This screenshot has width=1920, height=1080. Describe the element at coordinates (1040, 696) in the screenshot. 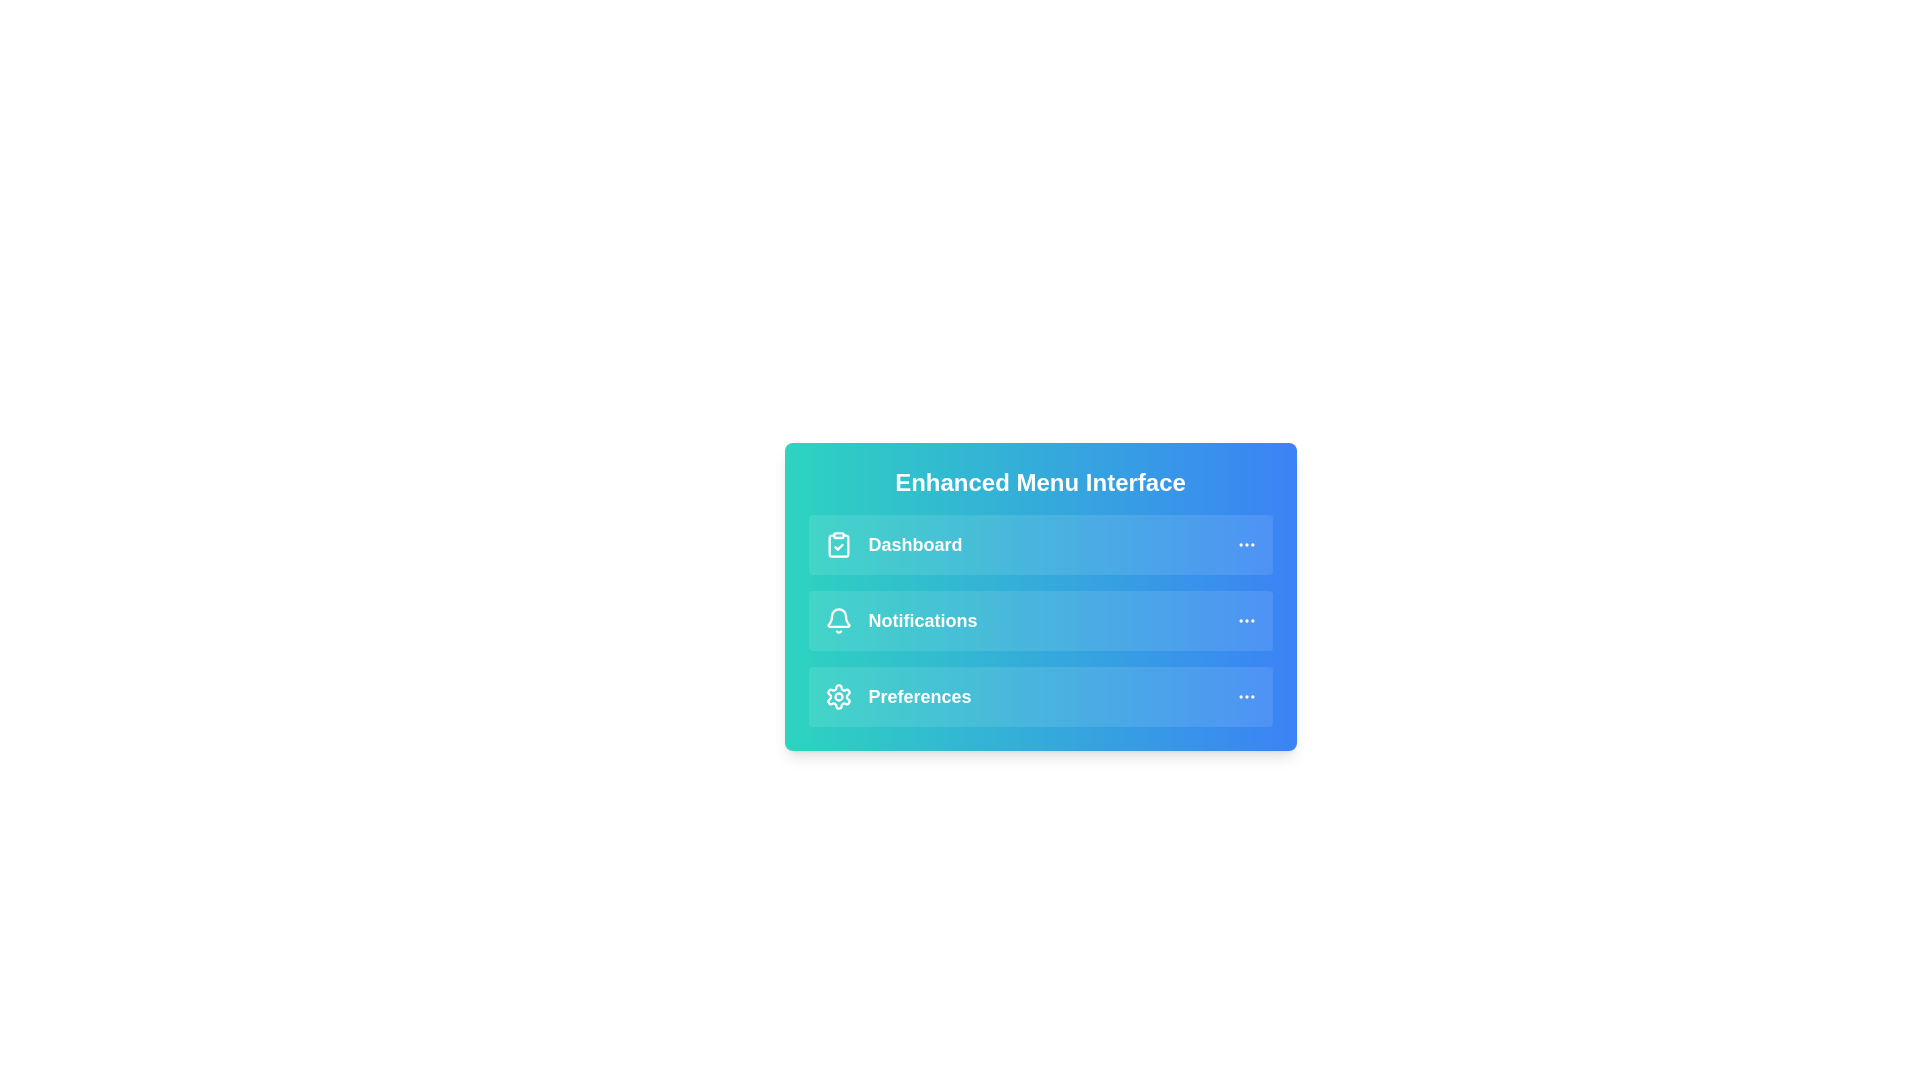

I see `the 'Preferences' button at the bottom of the 'Enhanced Menu Interface'` at that location.